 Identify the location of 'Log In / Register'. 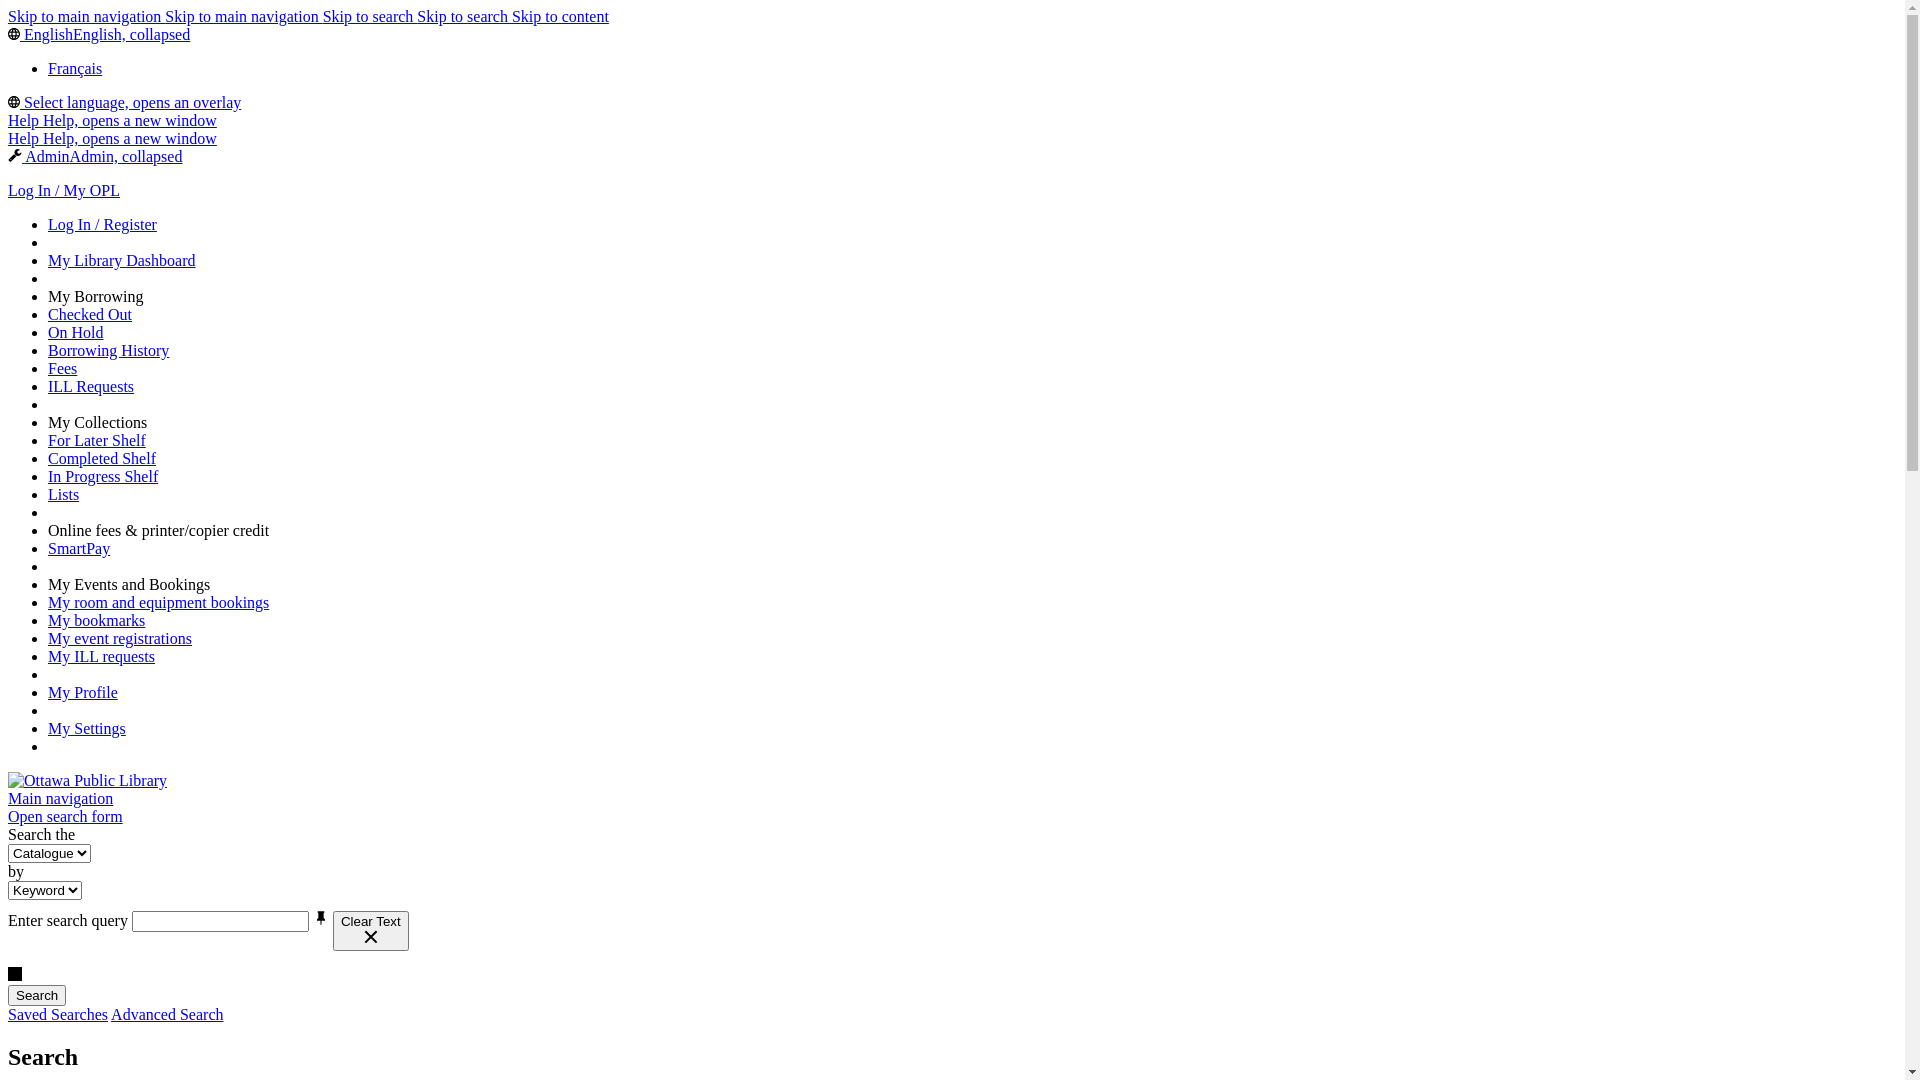
(101, 224).